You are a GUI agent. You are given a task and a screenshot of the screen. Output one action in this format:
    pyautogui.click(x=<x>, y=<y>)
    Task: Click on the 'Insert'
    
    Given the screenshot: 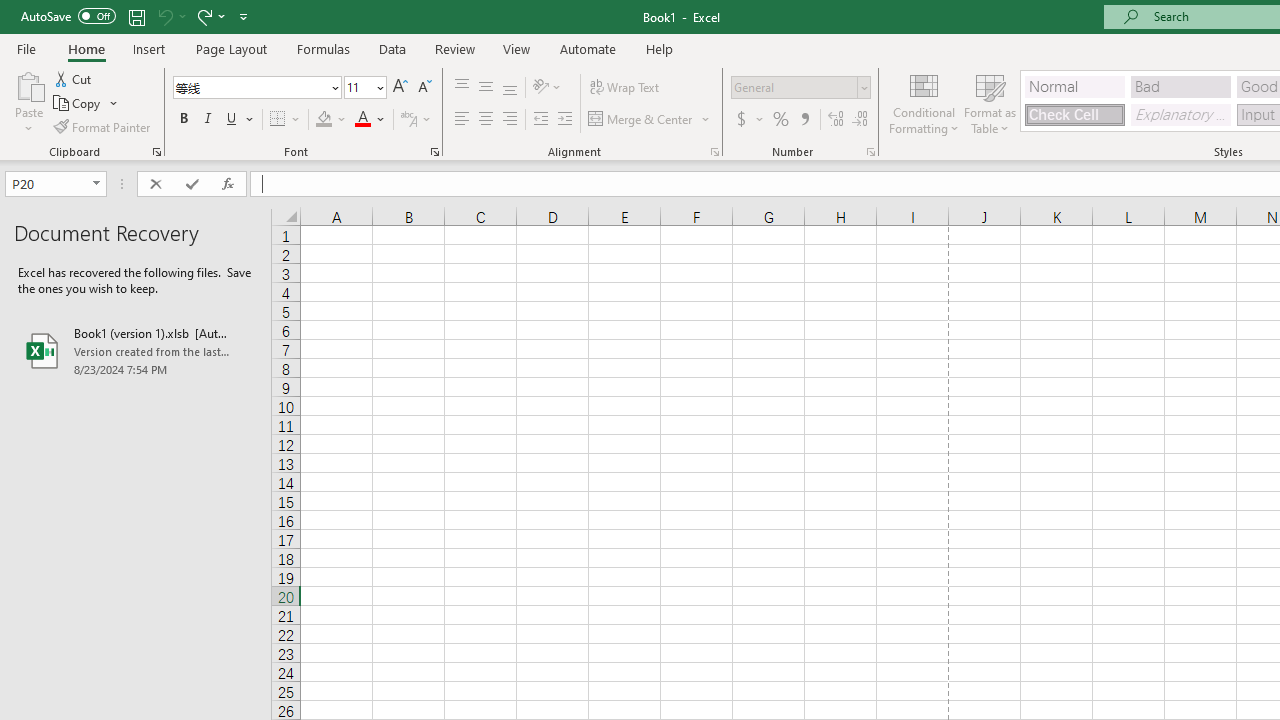 What is the action you would take?
    pyautogui.click(x=148, y=48)
    